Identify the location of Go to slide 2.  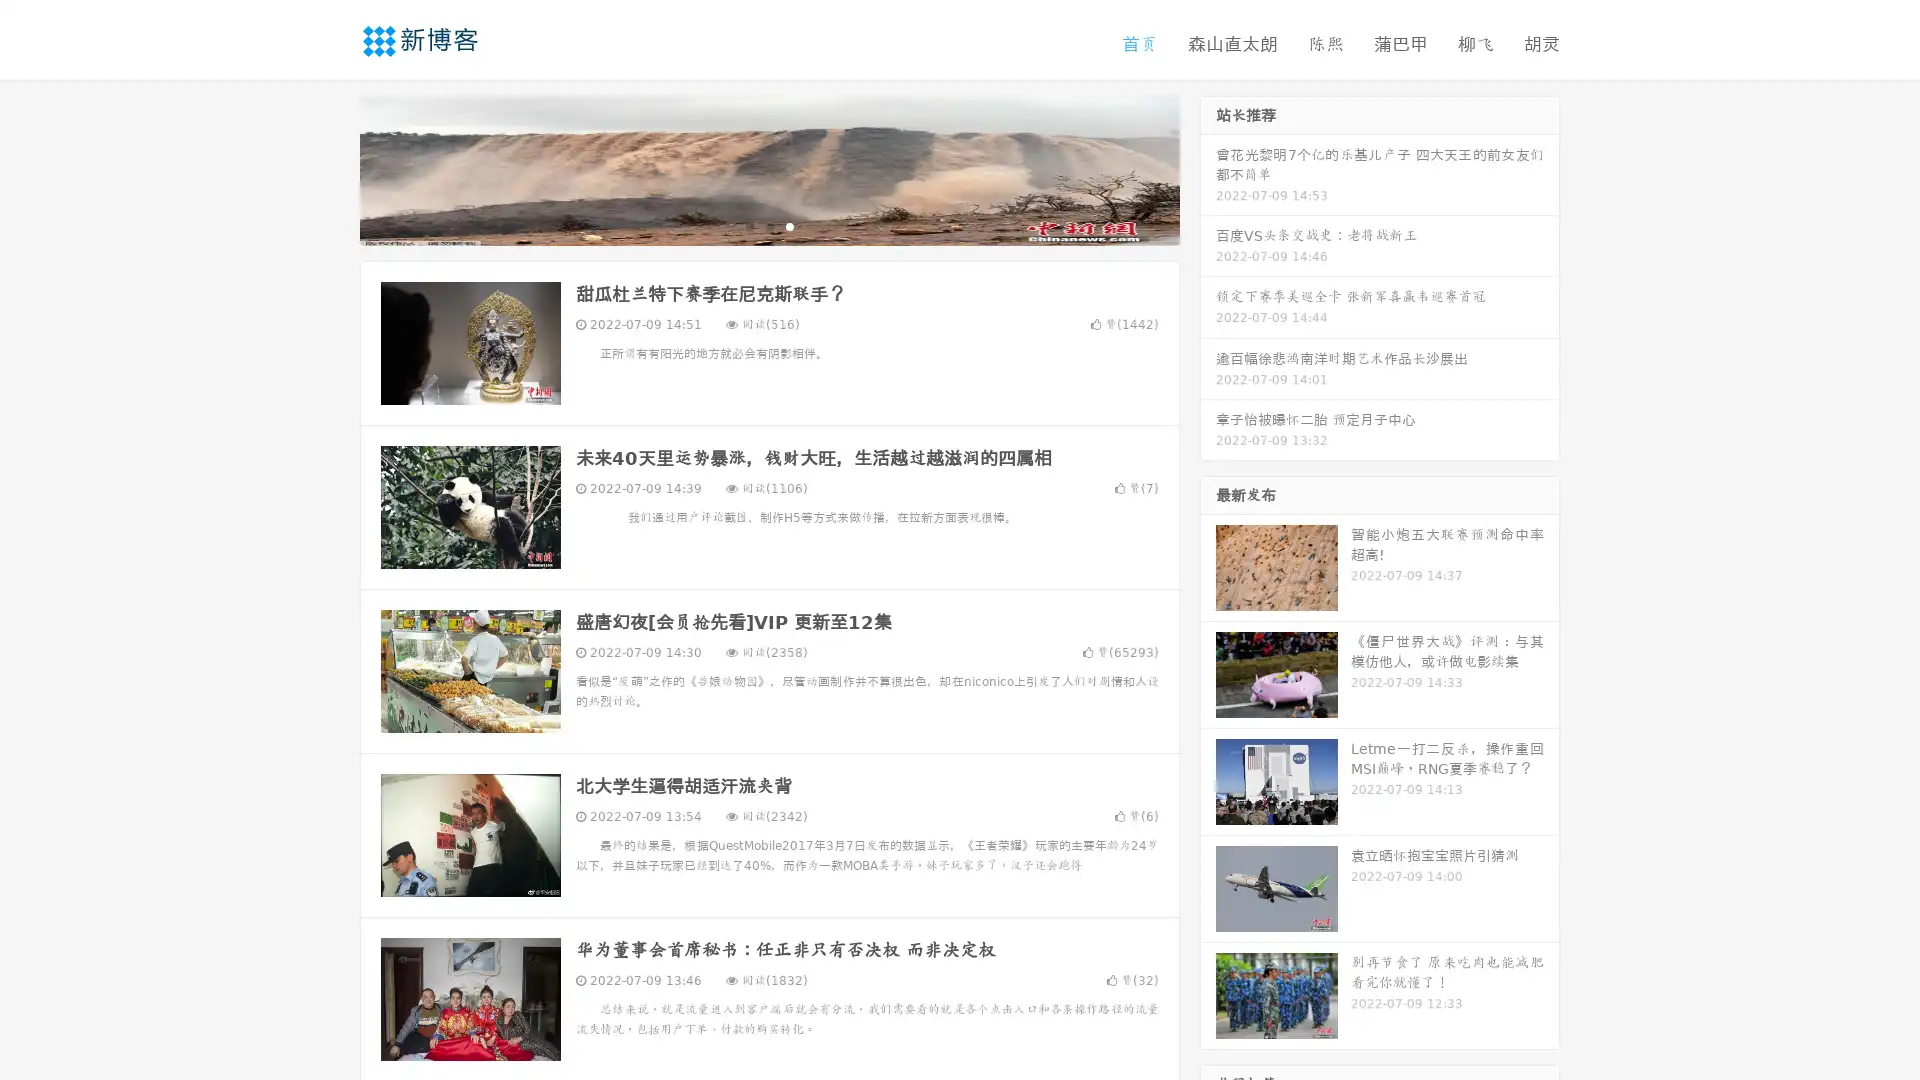
(768, 225).